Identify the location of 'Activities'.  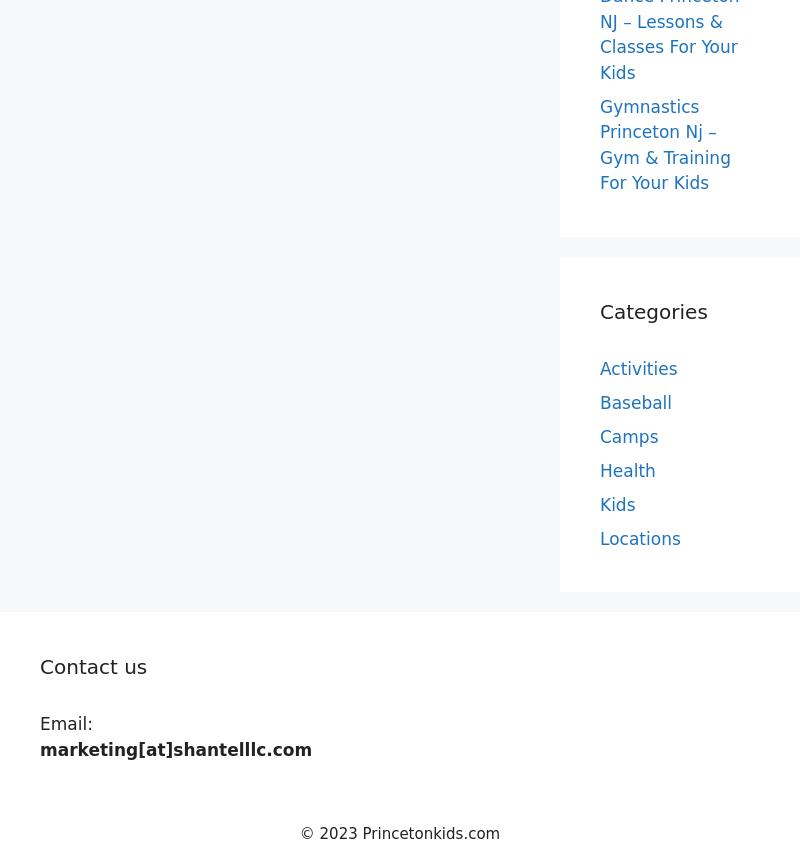
(637, 367).